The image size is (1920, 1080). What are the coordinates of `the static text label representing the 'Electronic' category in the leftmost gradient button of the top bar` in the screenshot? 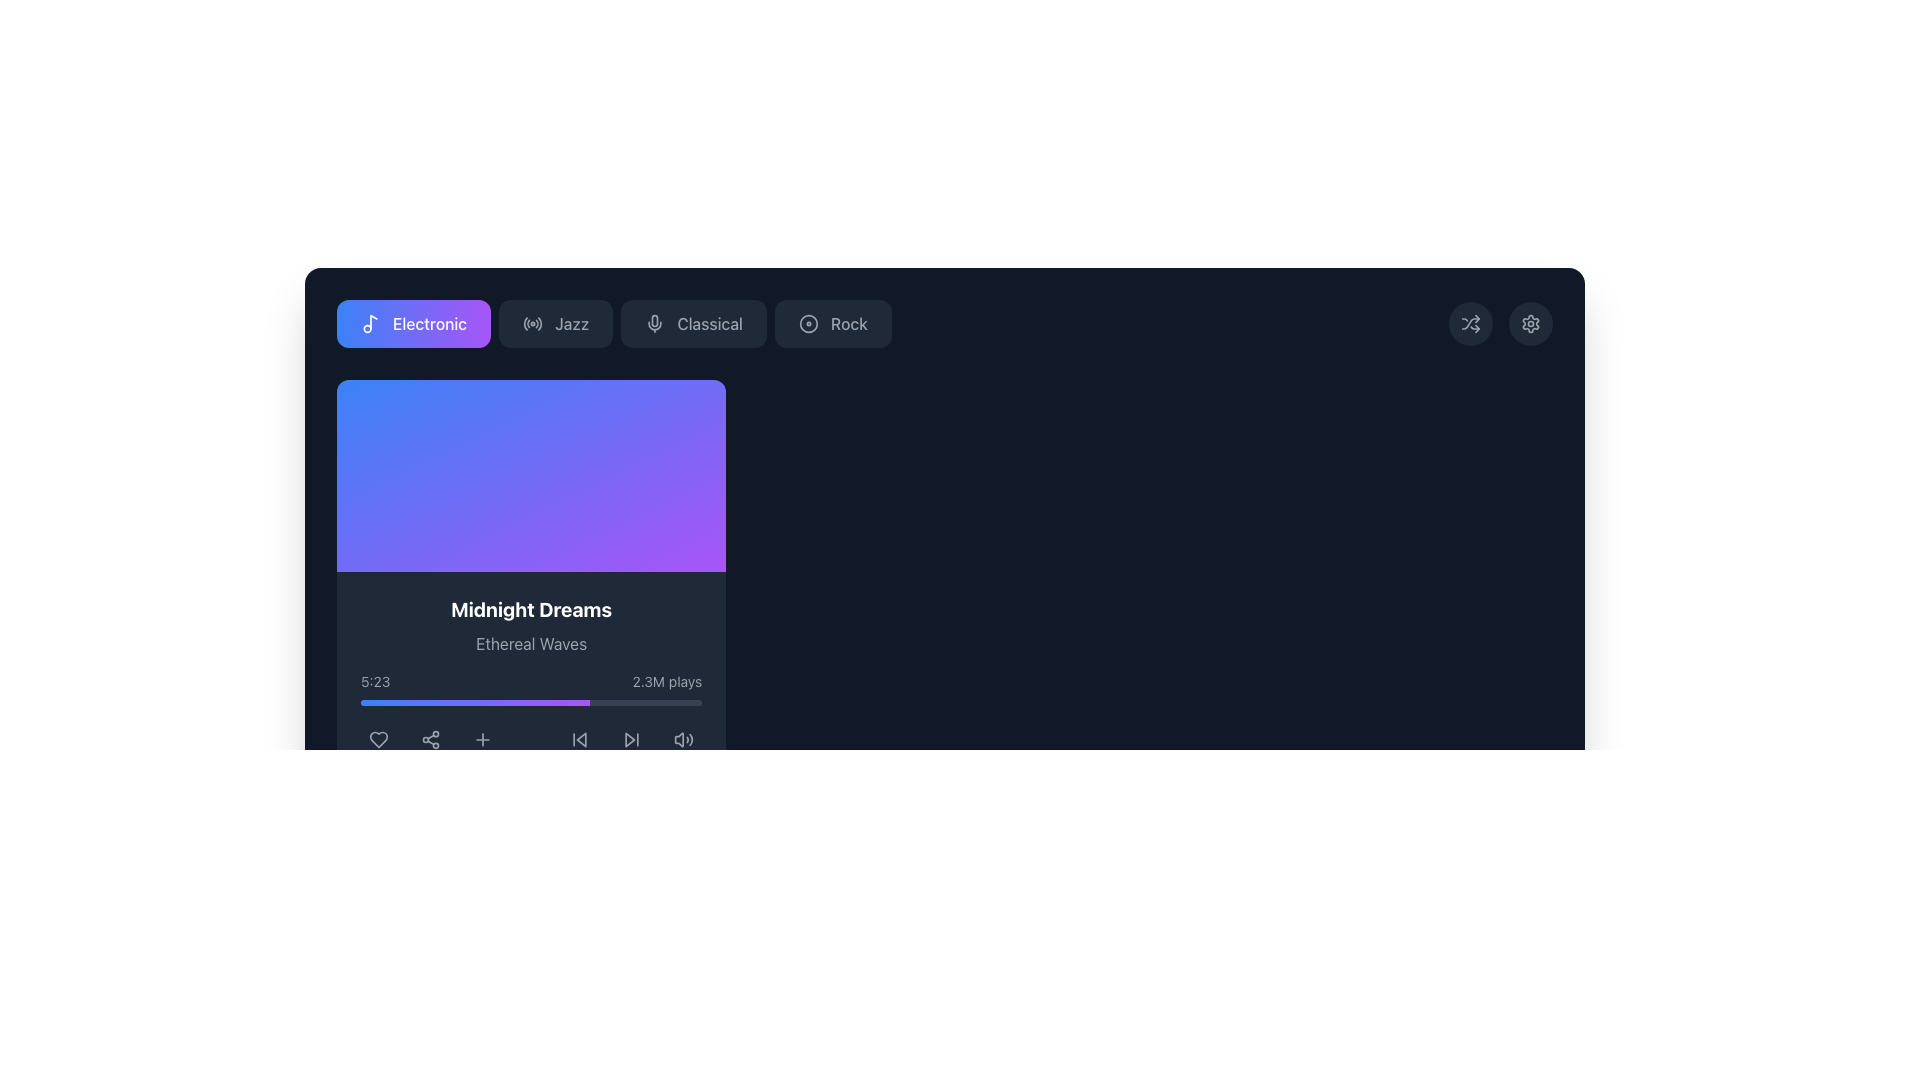 It's located at (429, 323).